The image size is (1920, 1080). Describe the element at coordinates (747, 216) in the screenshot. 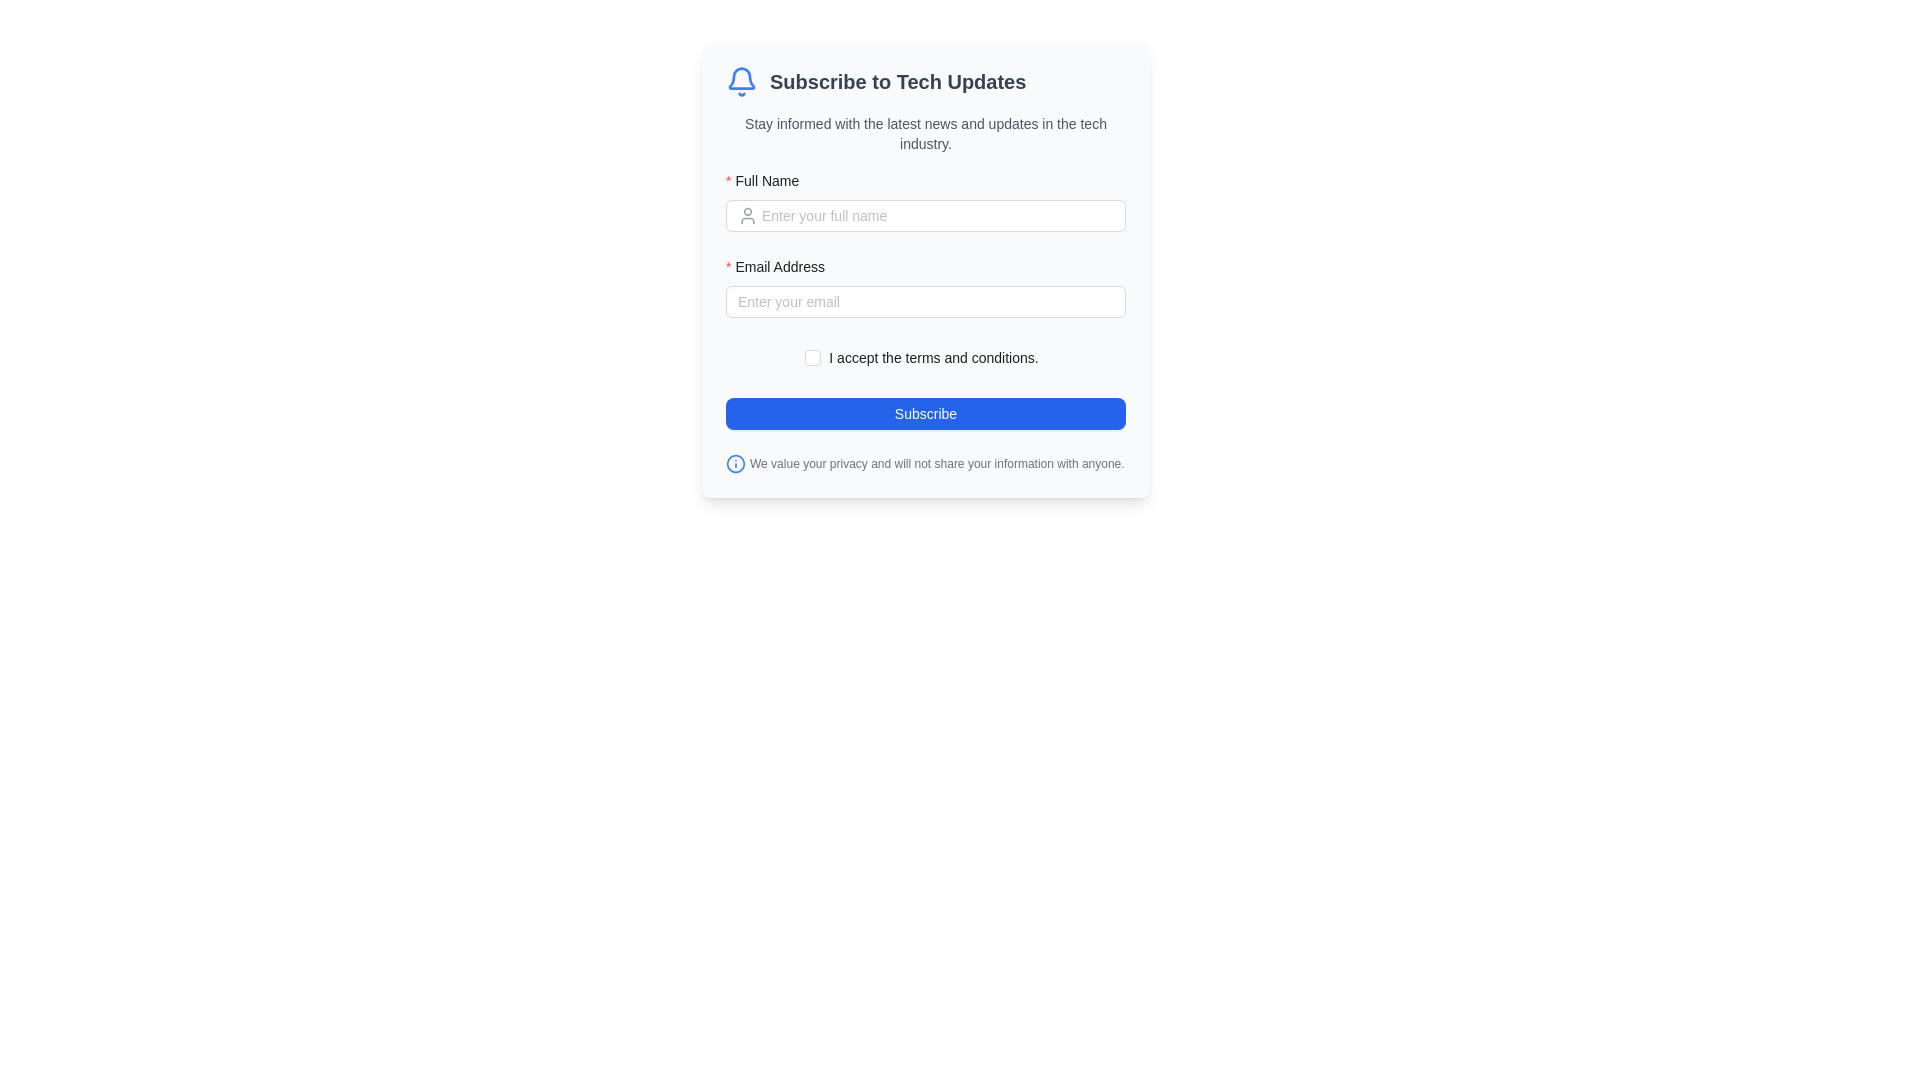

I see `the icon that serves as a visual indicator for the 'Full Name' input field, positioned to its left` at that location.